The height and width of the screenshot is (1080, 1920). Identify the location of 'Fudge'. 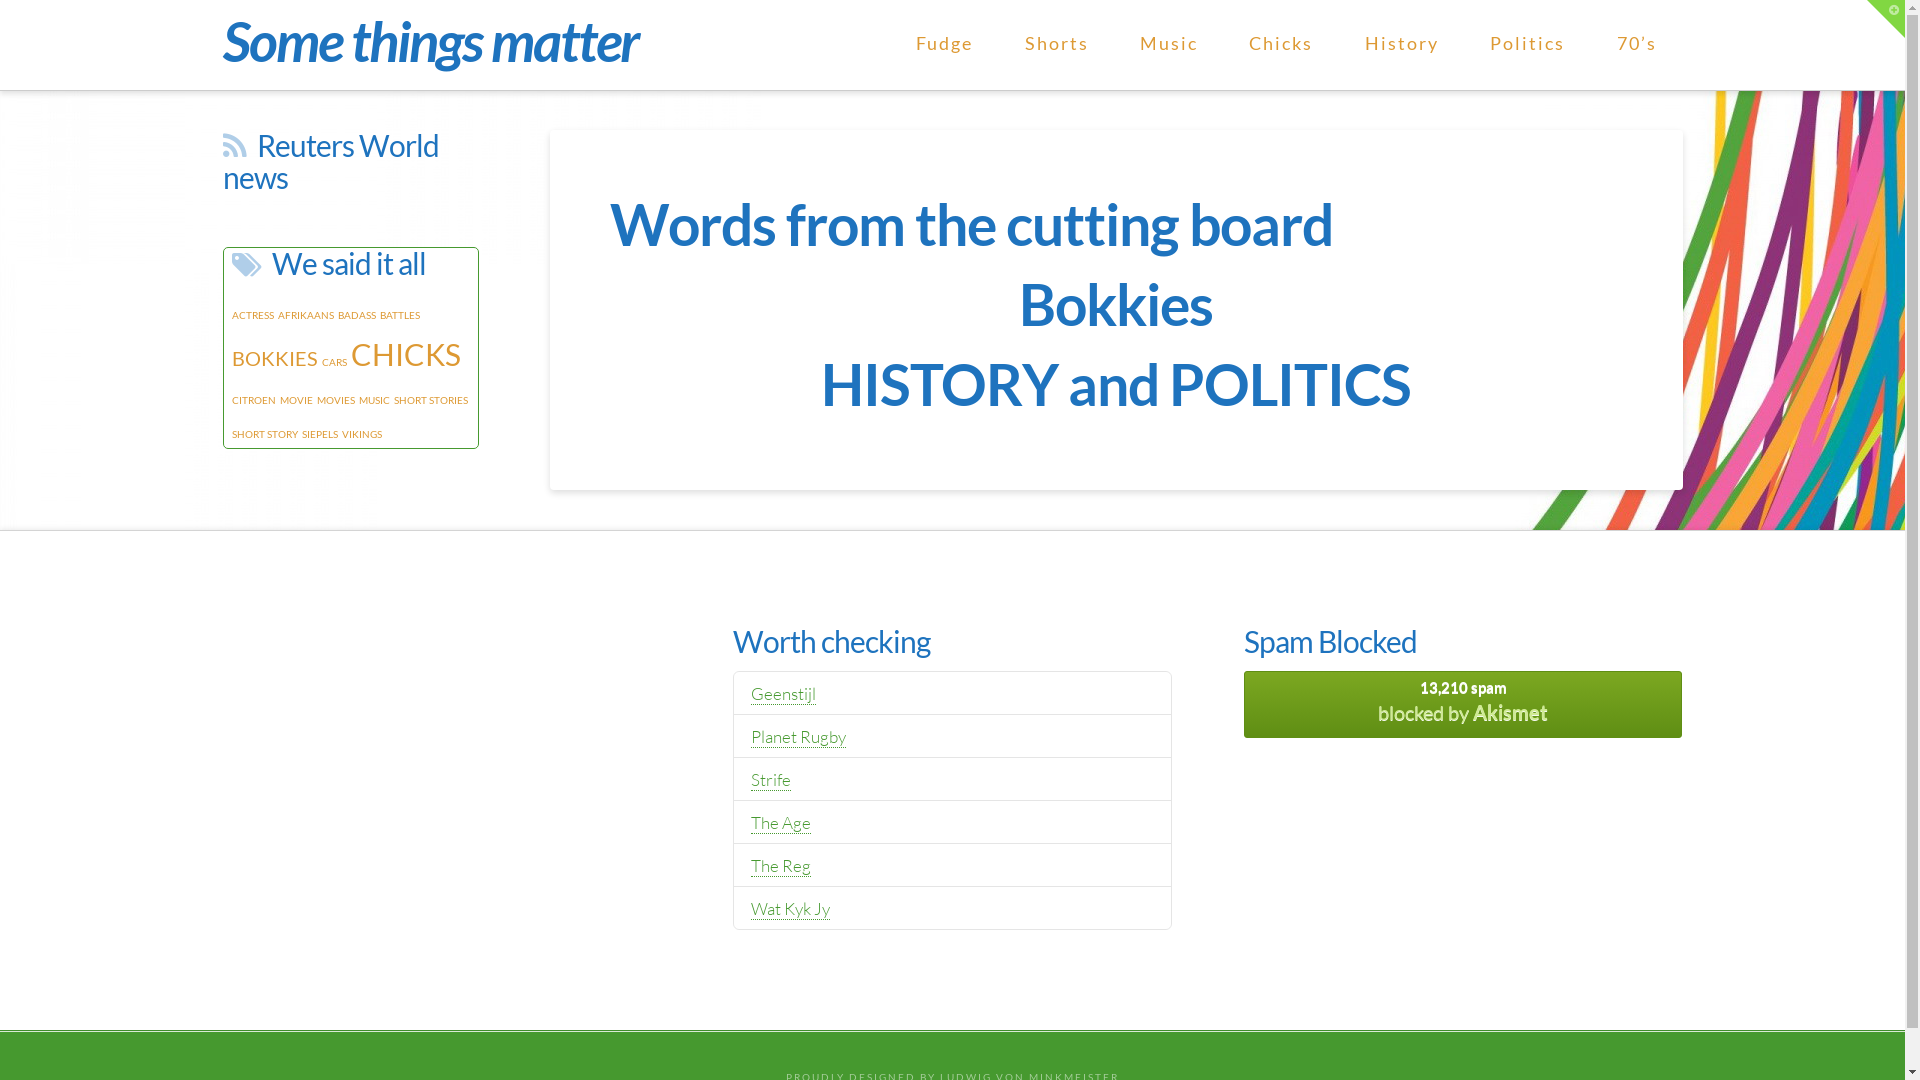
(943, 45).